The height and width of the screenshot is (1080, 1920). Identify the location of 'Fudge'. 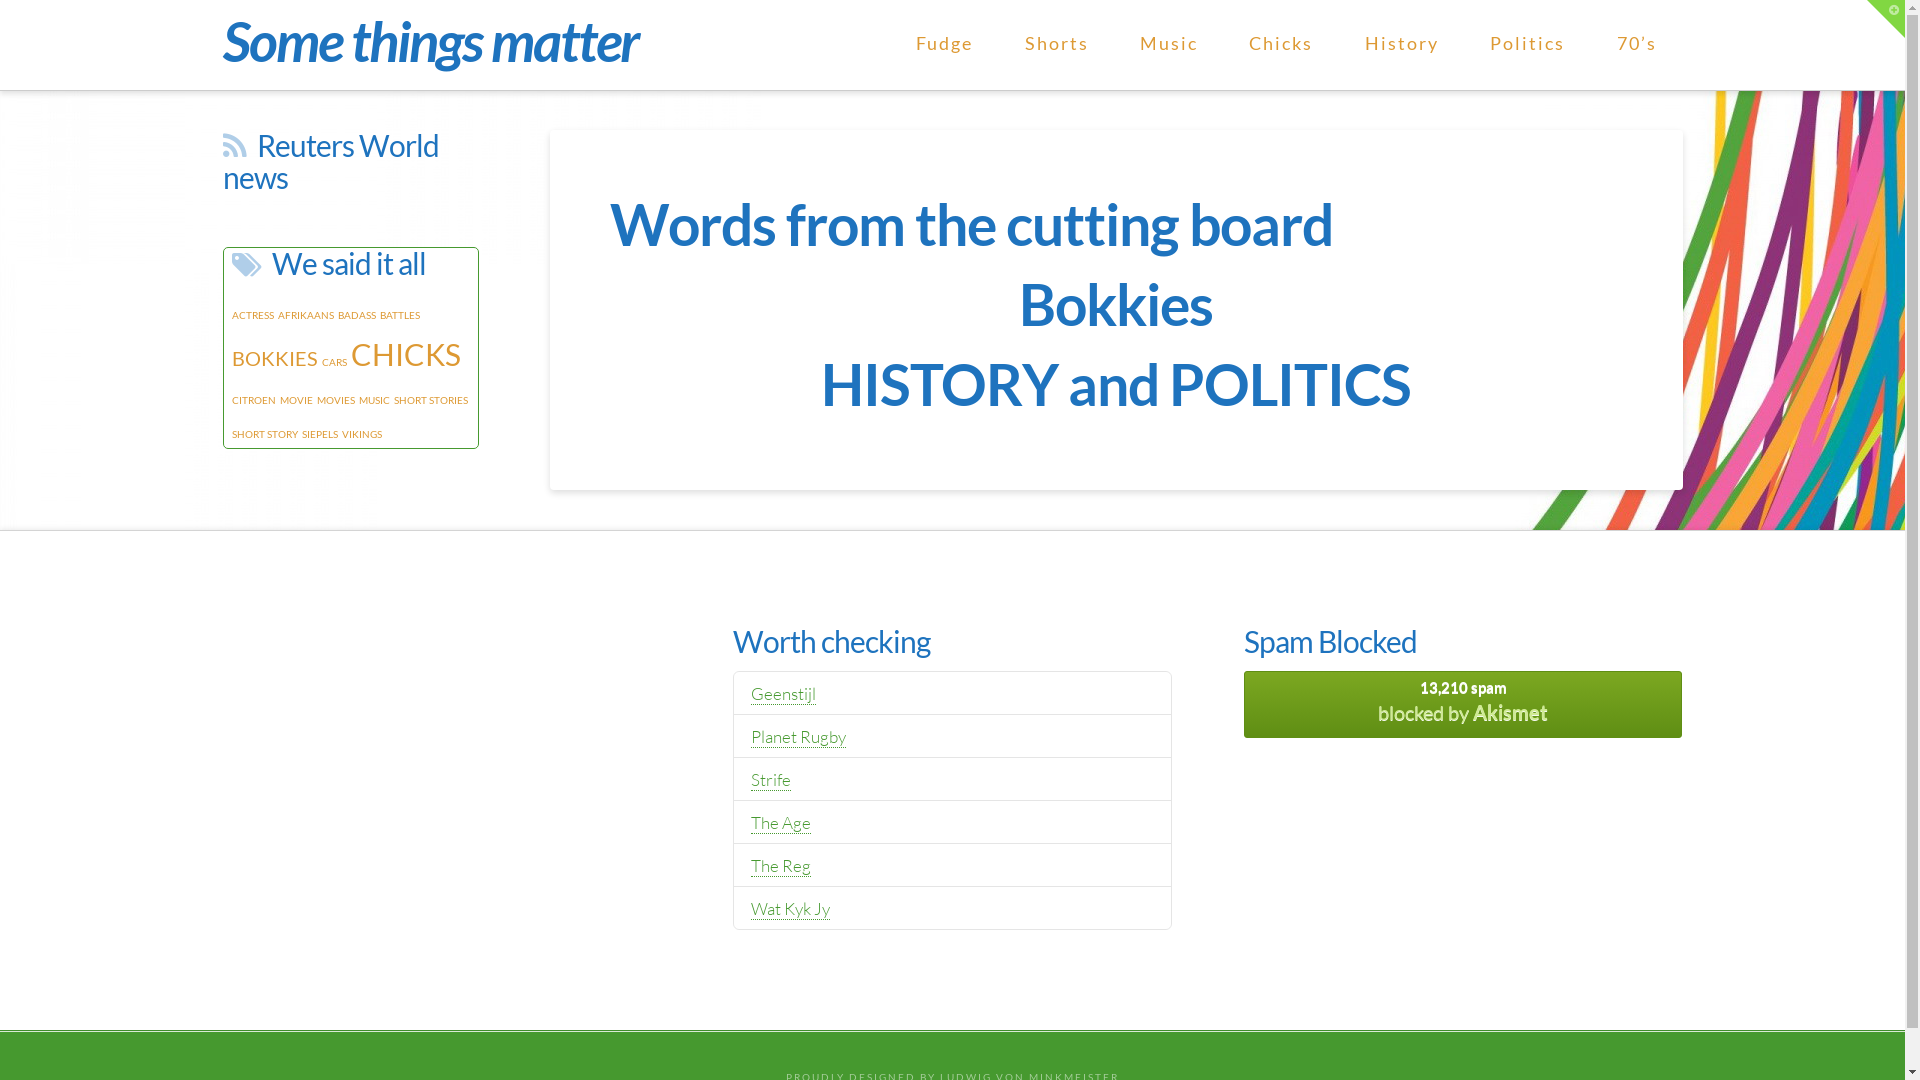
(943, 45).